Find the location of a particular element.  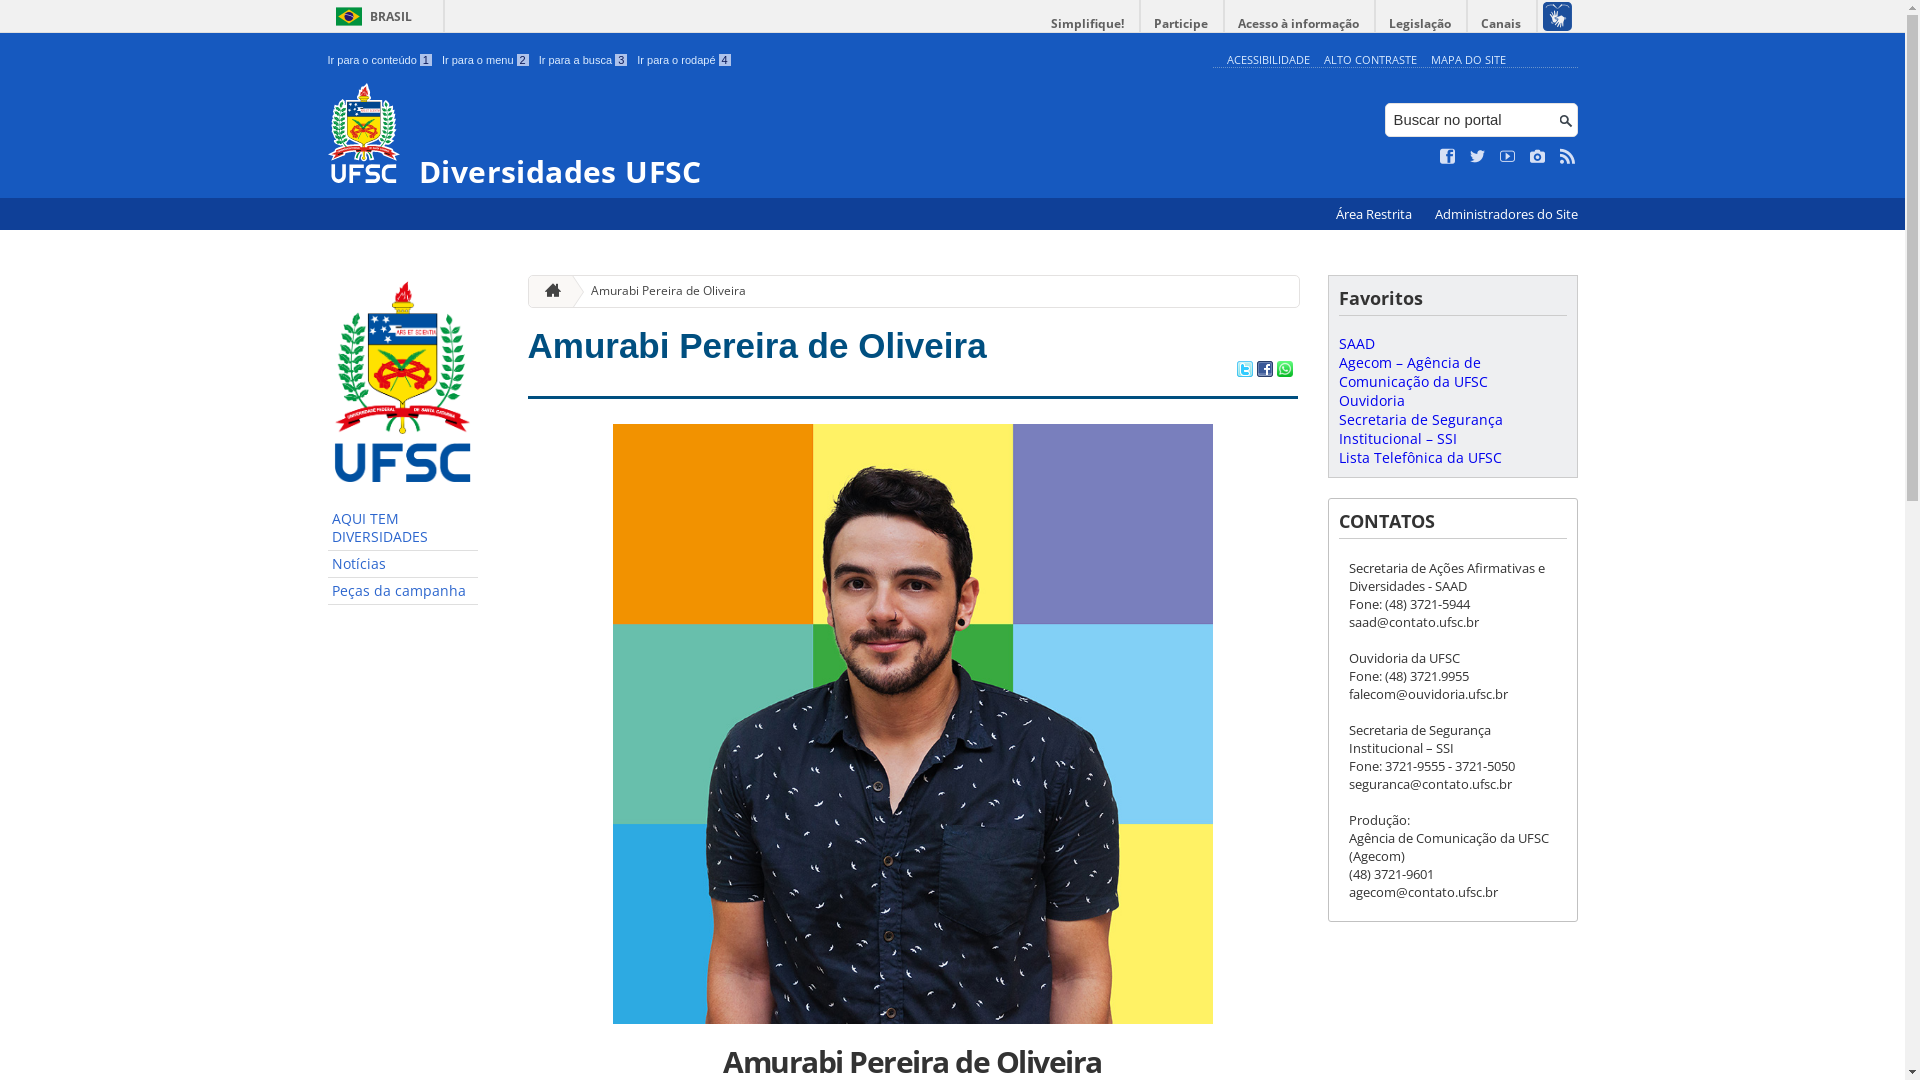

'ALTO CONTRASTE' is located at coordinates (1369, 58).